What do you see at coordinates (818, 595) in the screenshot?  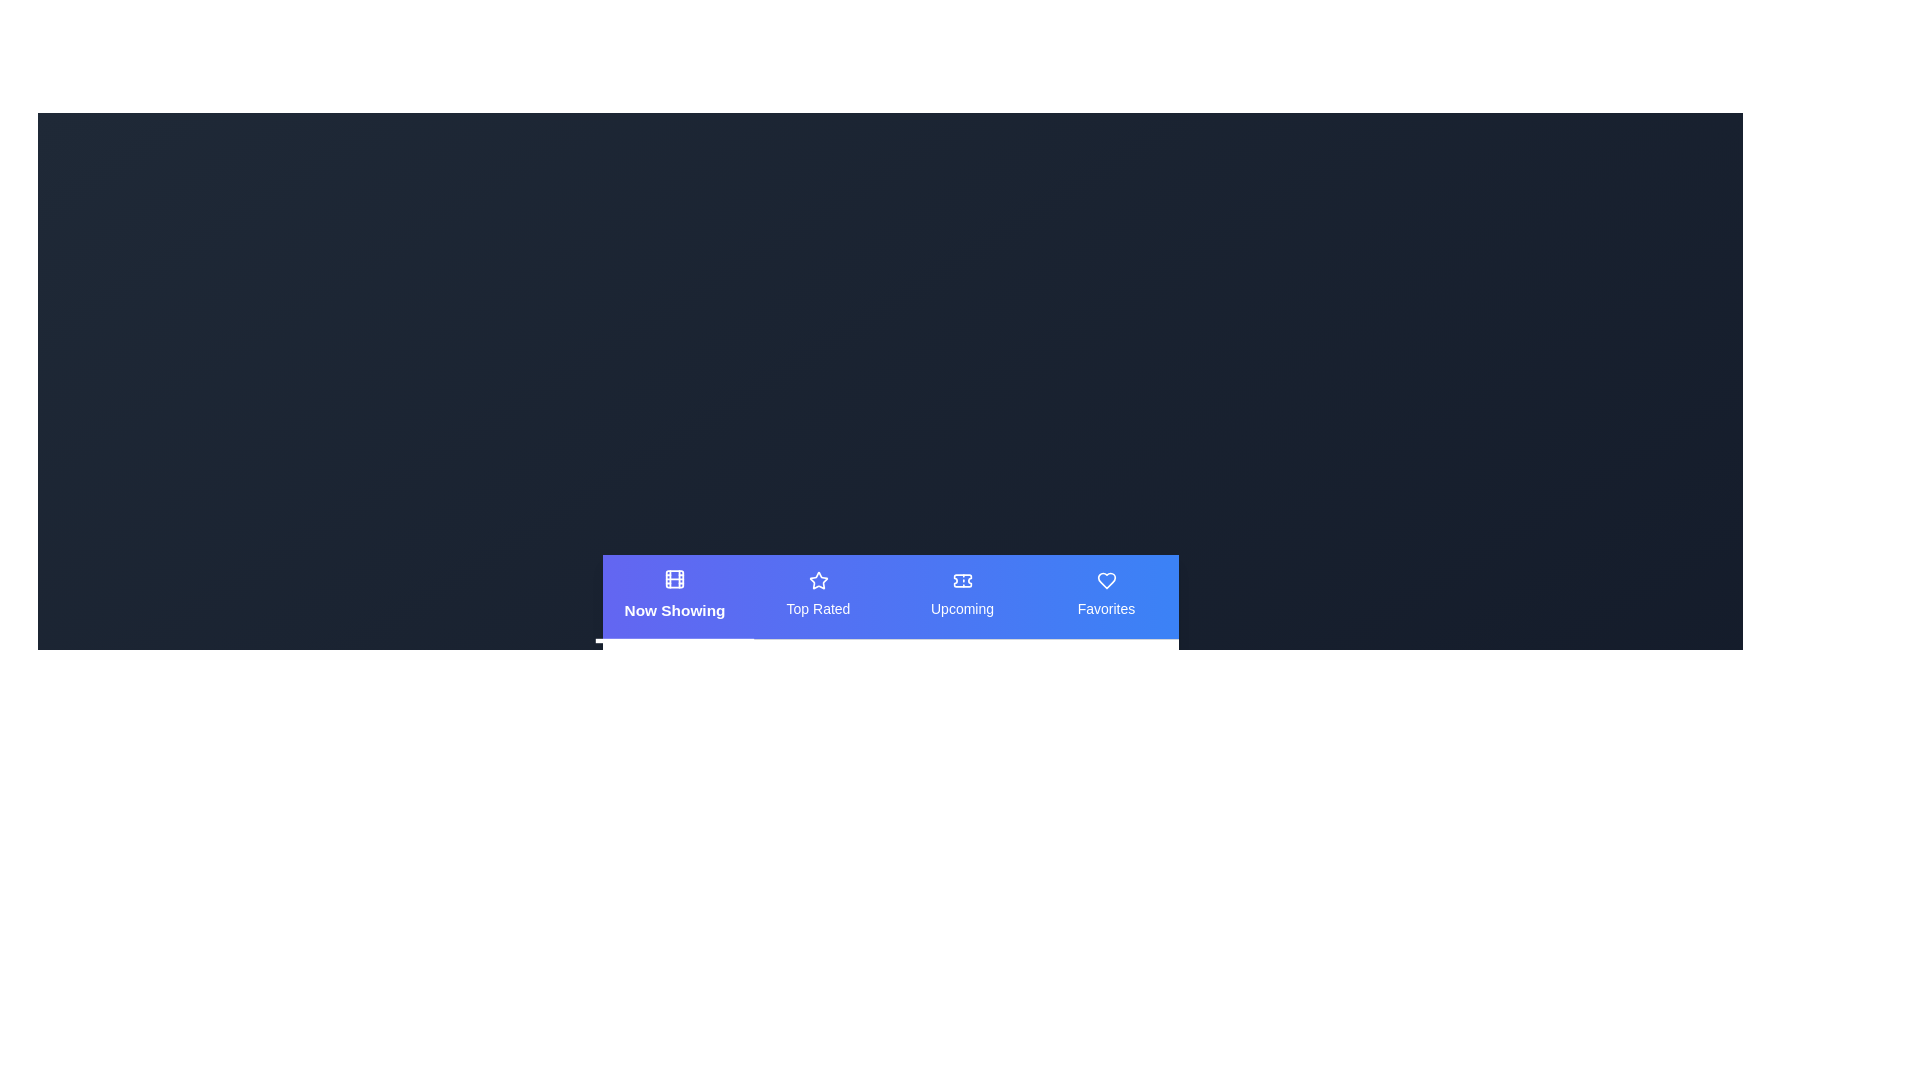 I see `the 'Top Rated' button, which features a star outline icon and is located in the center-bottom menu` at bounding box center [818, 595].